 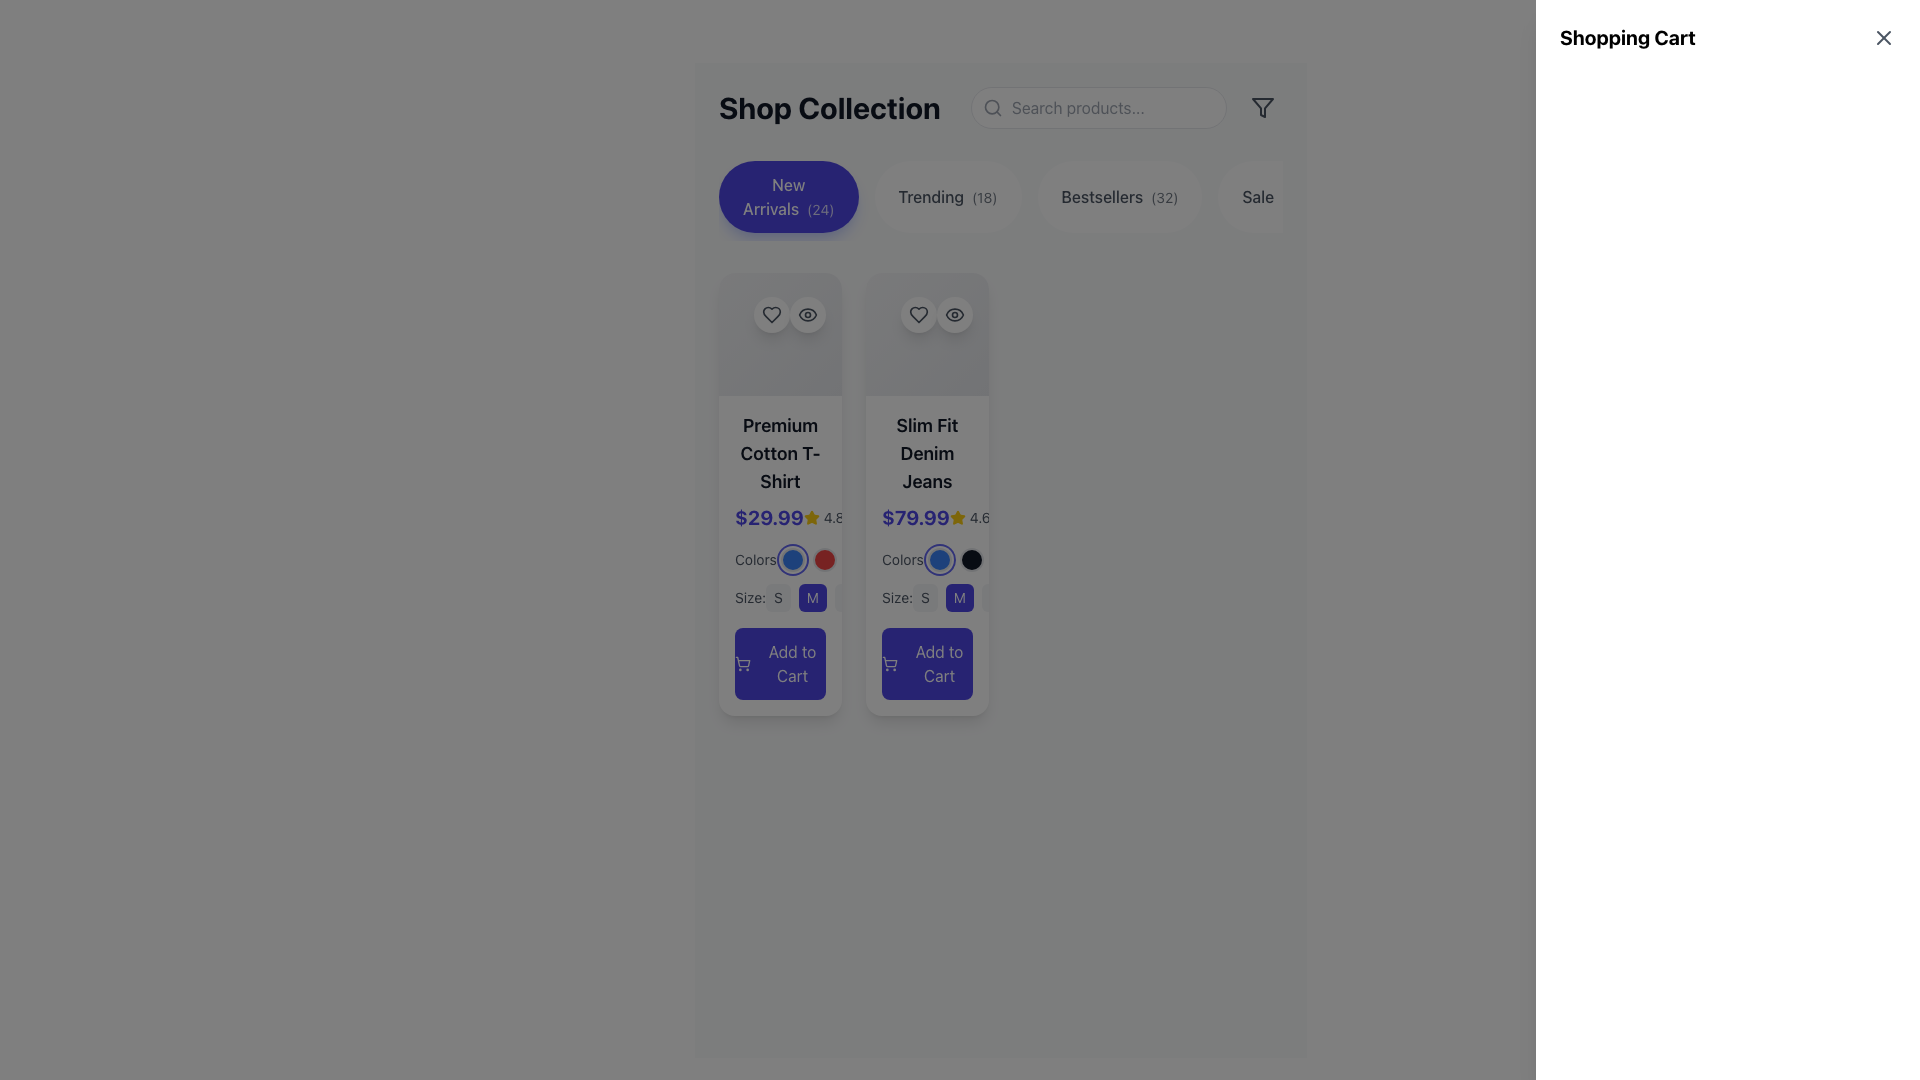 What do you see at coordinates (926, 663) in the screenshot?
I see `the rectangular blue 'Add to Cart' button with white text and a shopping cart icon, located beneath the size selection options for 'Slim Fit Denim Jeans' in the second column, to observe the color change effect` at bounding box center [926, 663].